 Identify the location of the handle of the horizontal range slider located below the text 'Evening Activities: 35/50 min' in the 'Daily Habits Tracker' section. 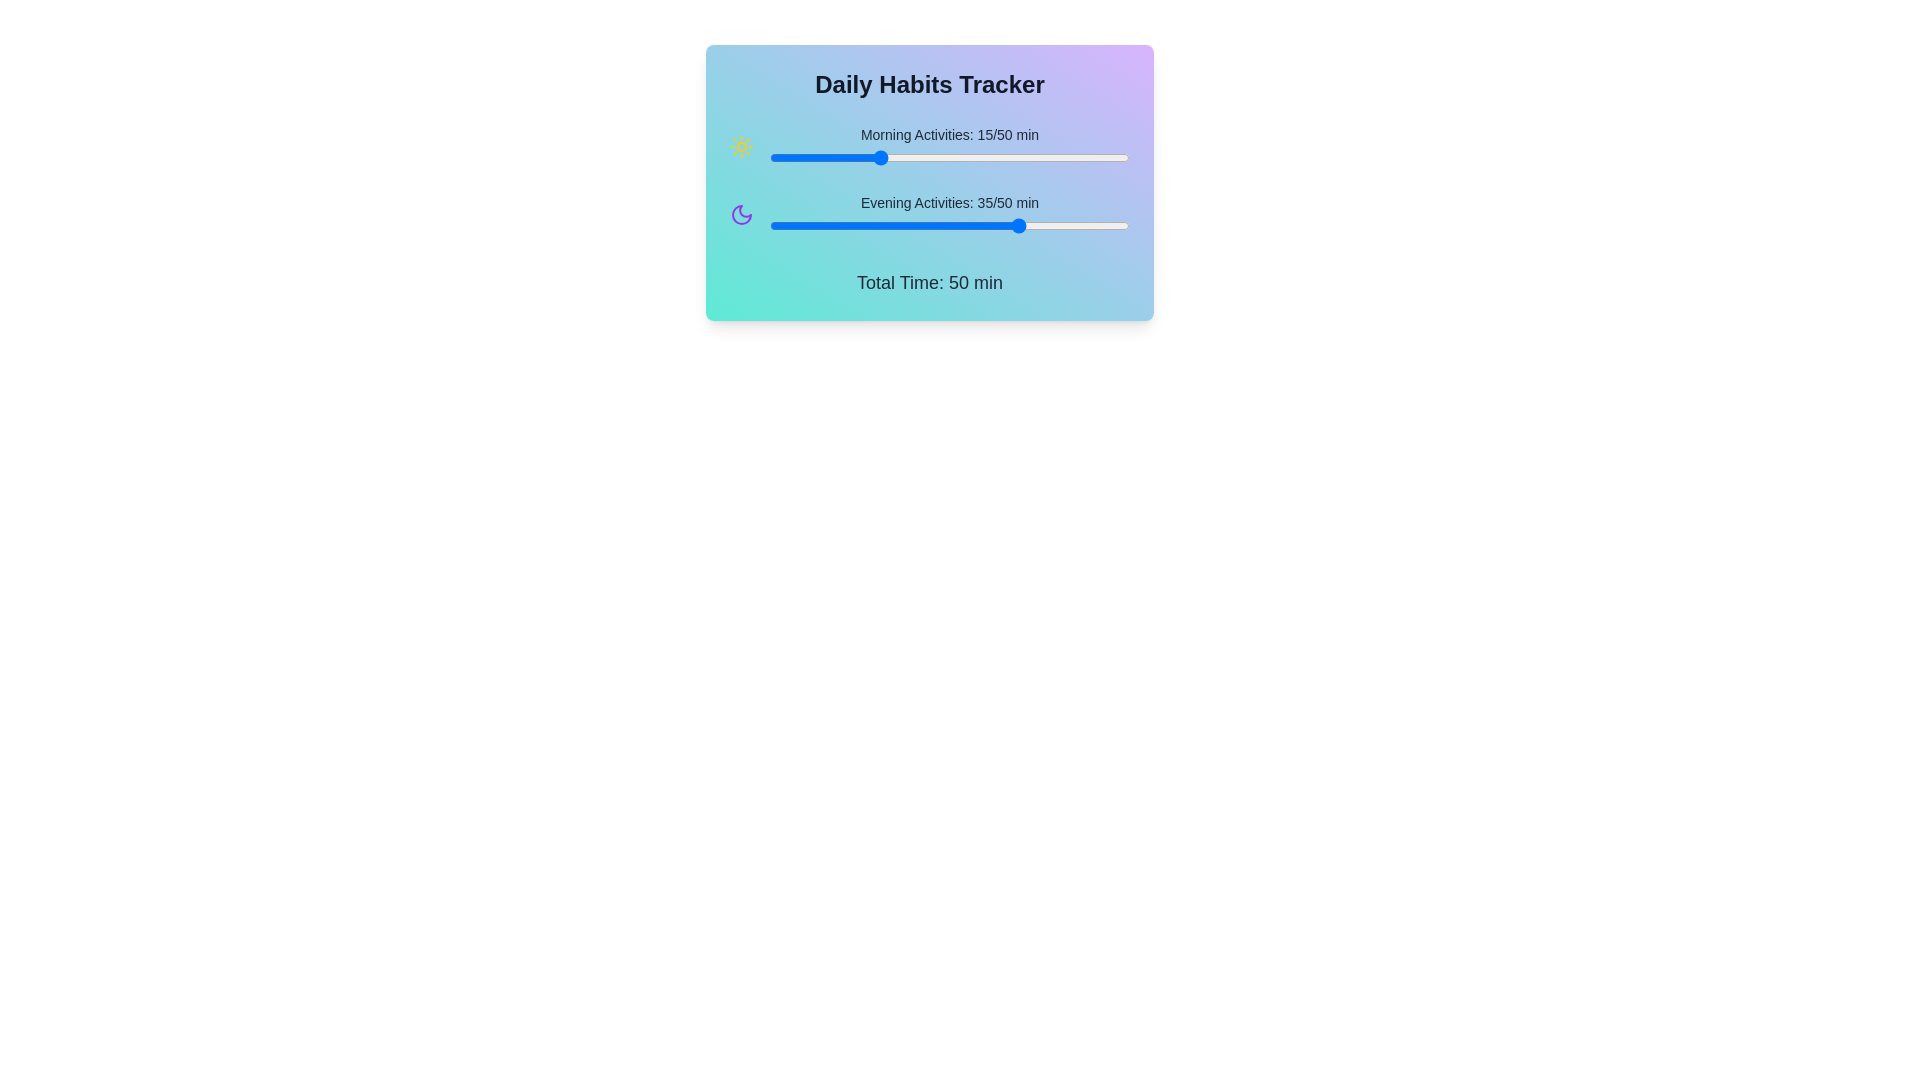
(949, 225).